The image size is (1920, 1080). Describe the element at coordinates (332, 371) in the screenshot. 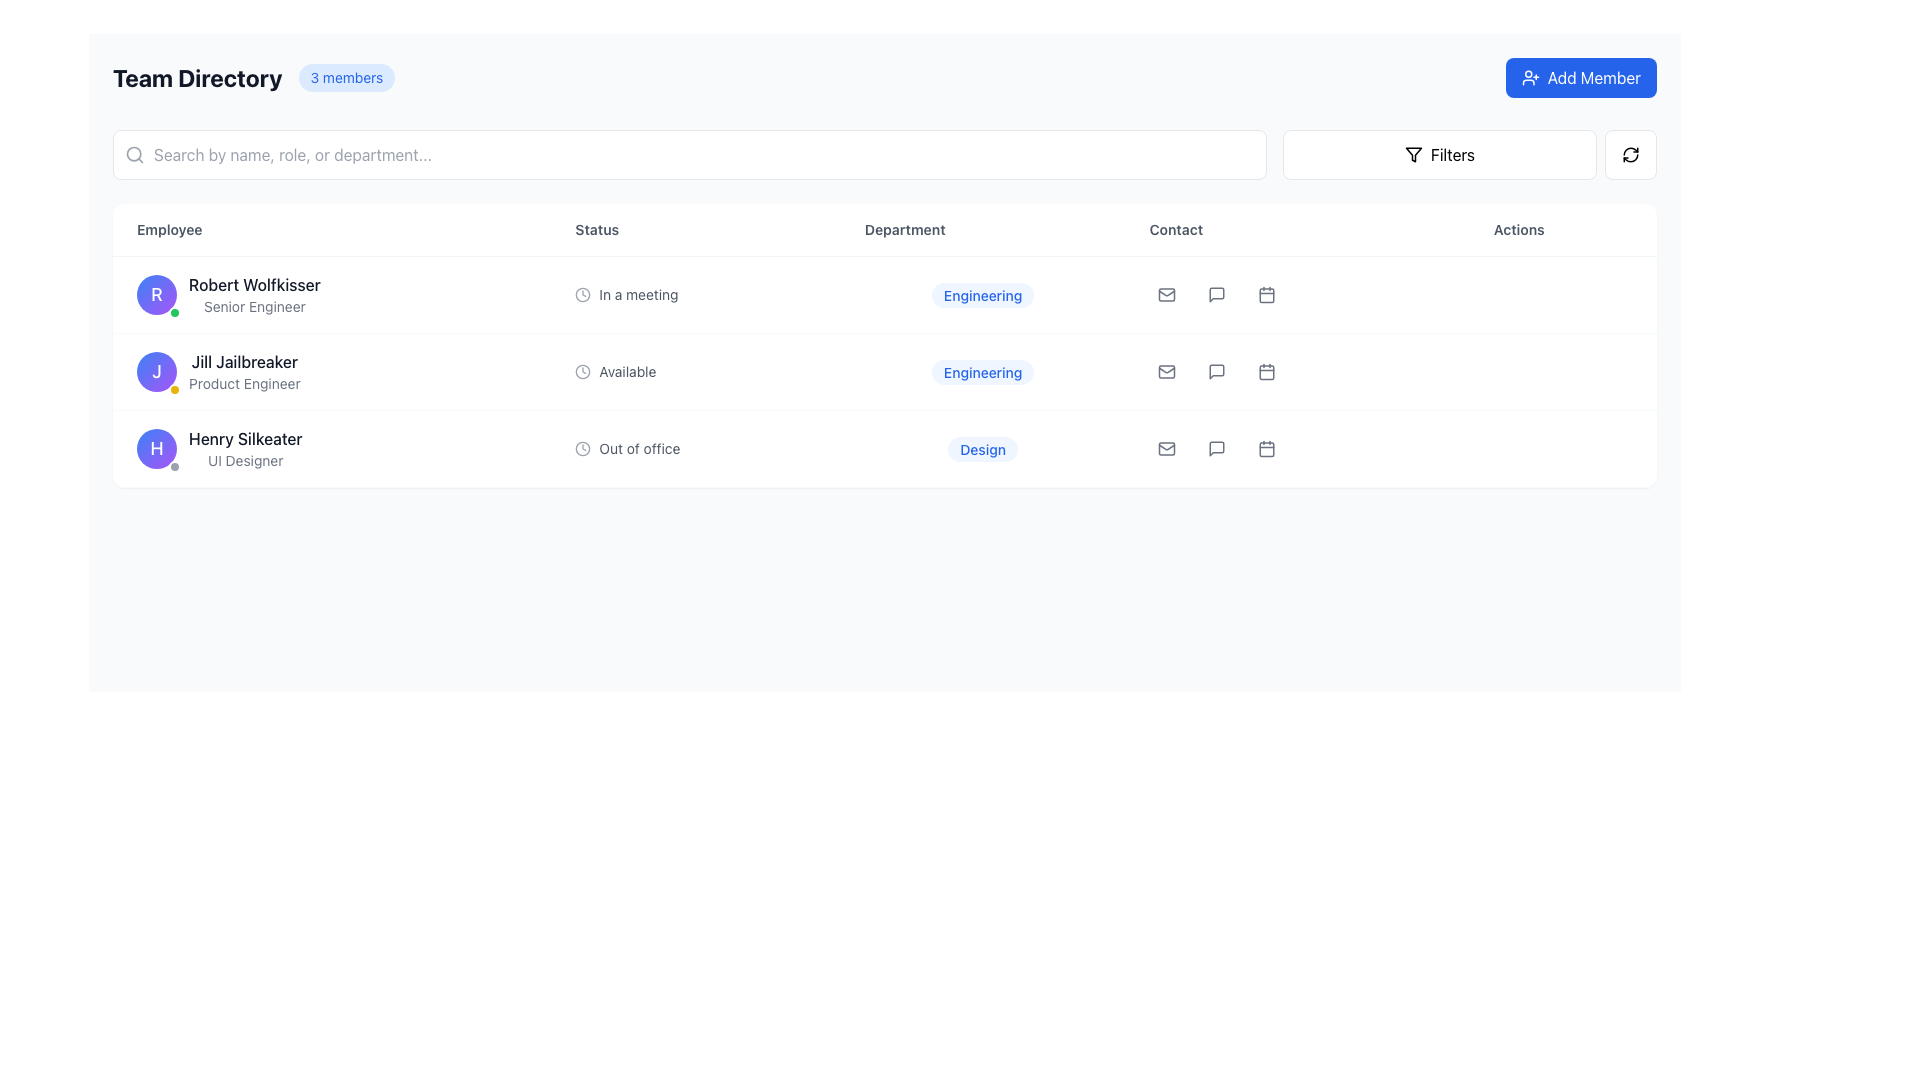

I see `the second entry in the 'Employee' column of the 'Team Directory' table, which displays the name 'Jill Jailbreaker' and the job title 'Product Engineer'` at that location.